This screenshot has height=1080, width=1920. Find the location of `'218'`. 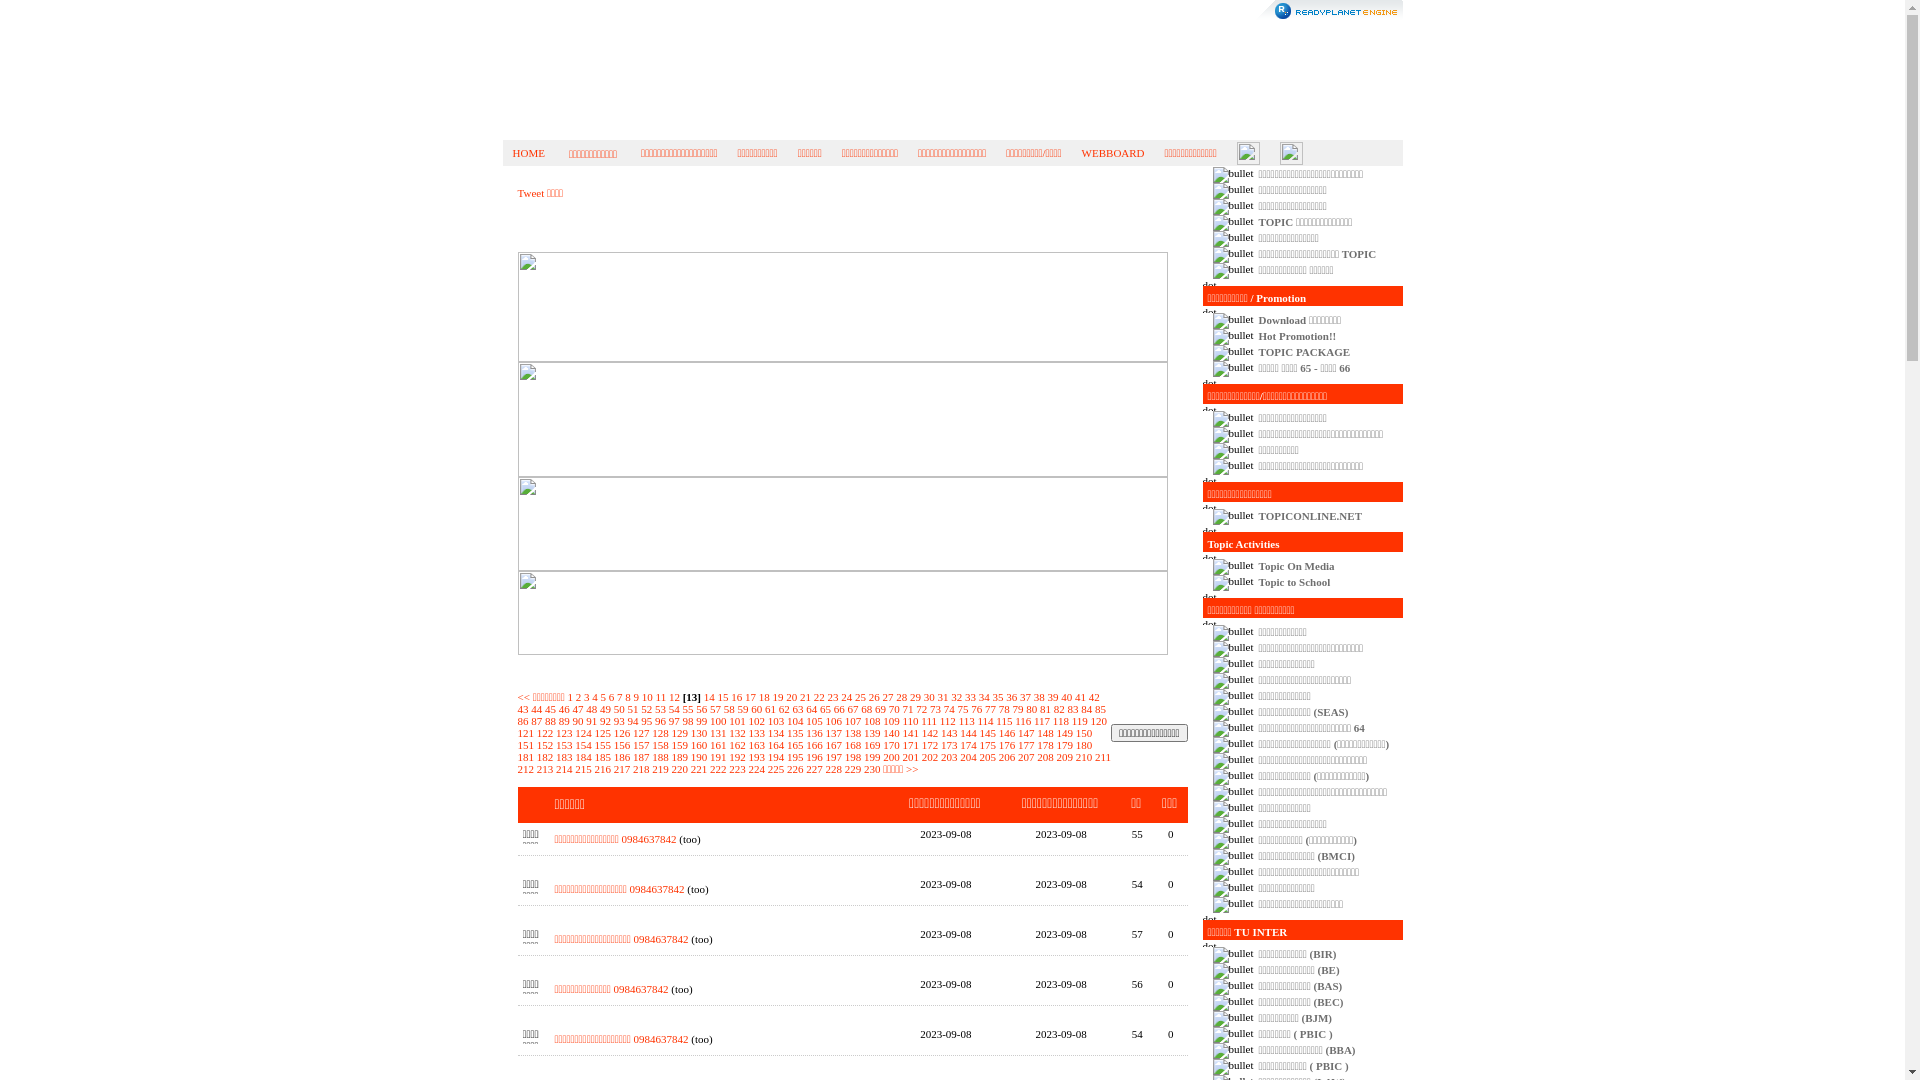

'218' is located at coordinates (641, 767).